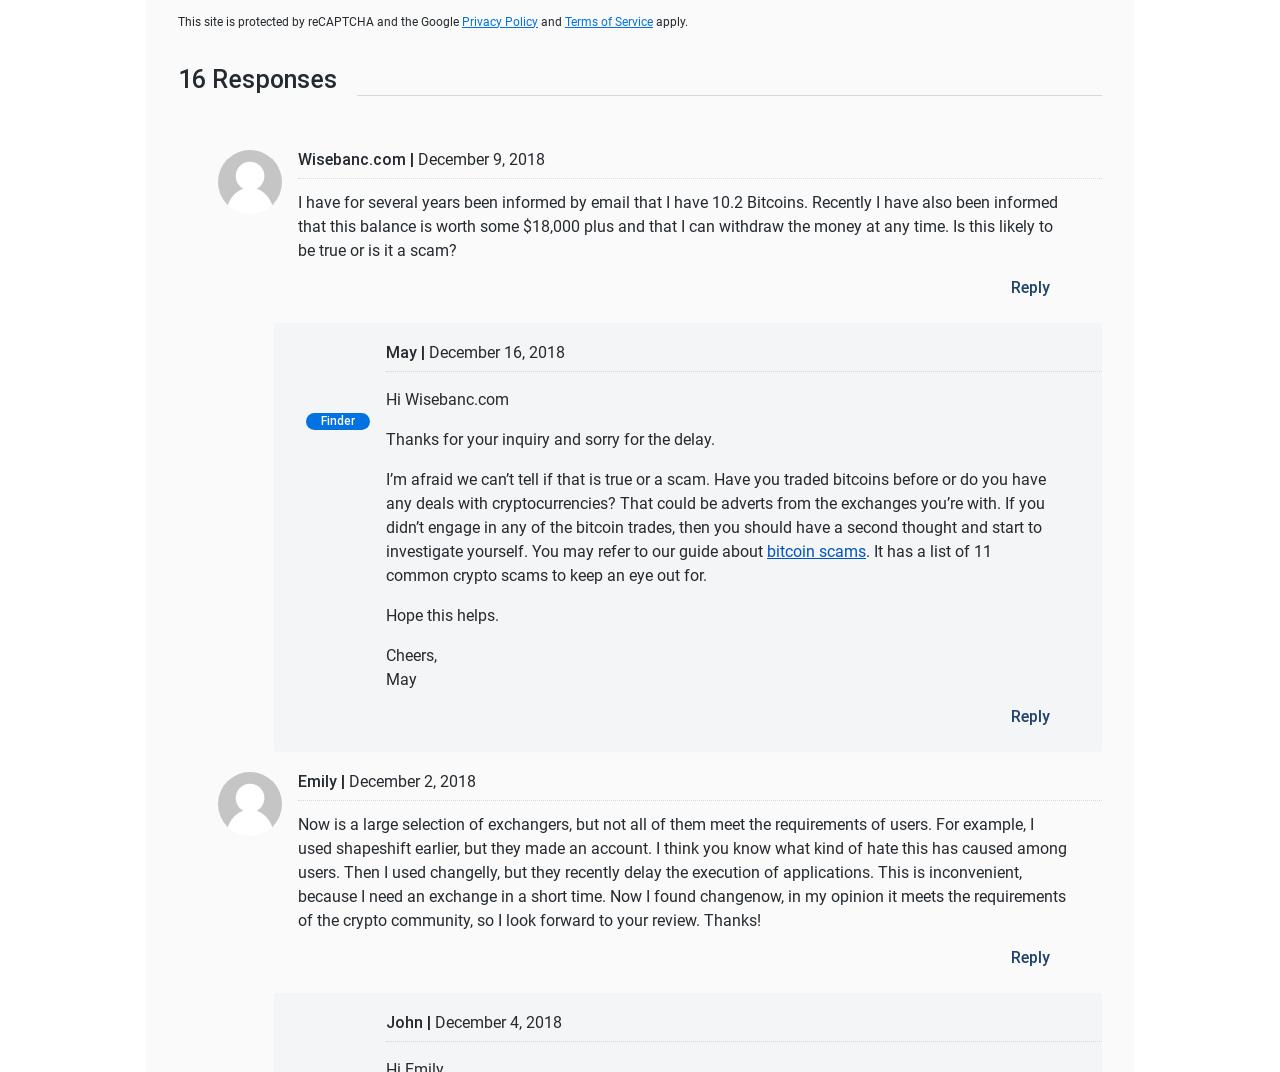  What do you see at coordinates (537, 20) in the screenshot?
I see `'and'` at bounding box center [537, 20].